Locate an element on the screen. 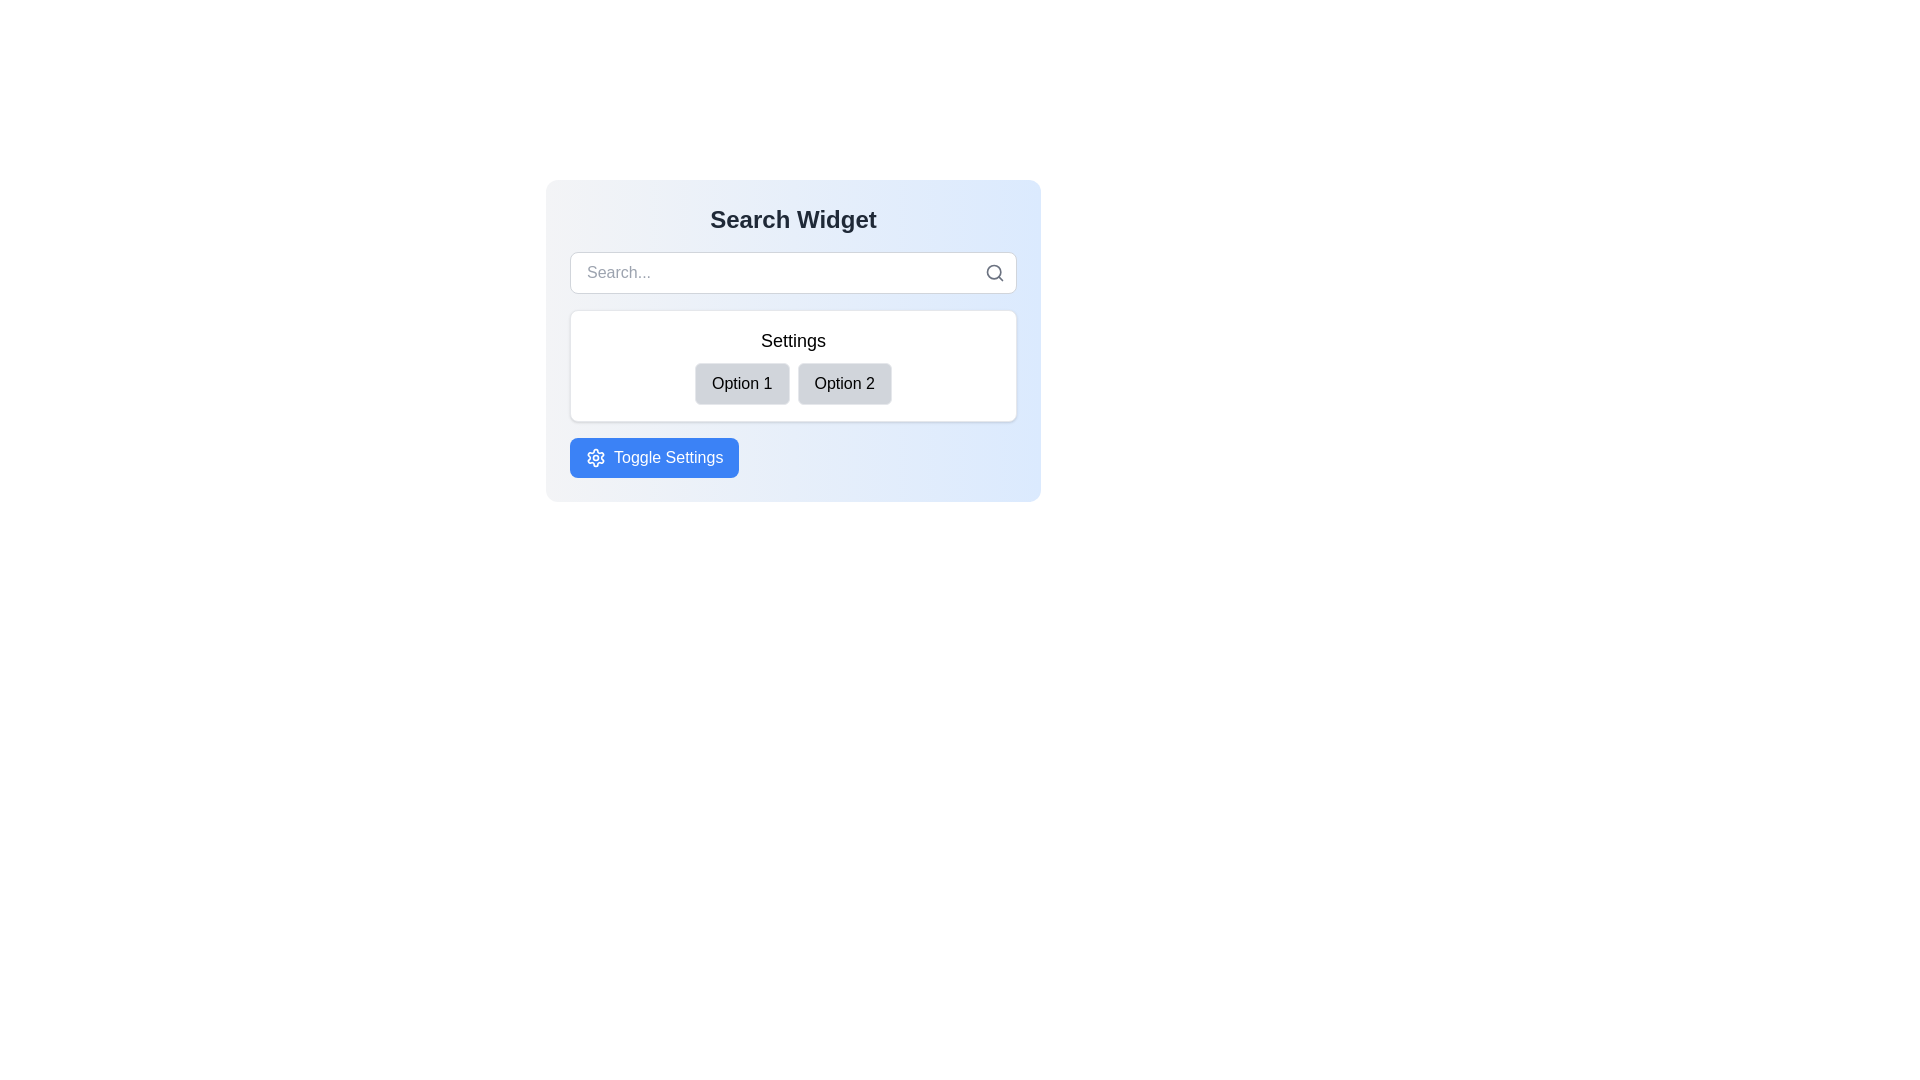  the settings icon, which resembles a gear graphic with multiple concentric circular components and protruding segments, located beneath the 'Toggle Settings' button is located at coordinates (594, 458).